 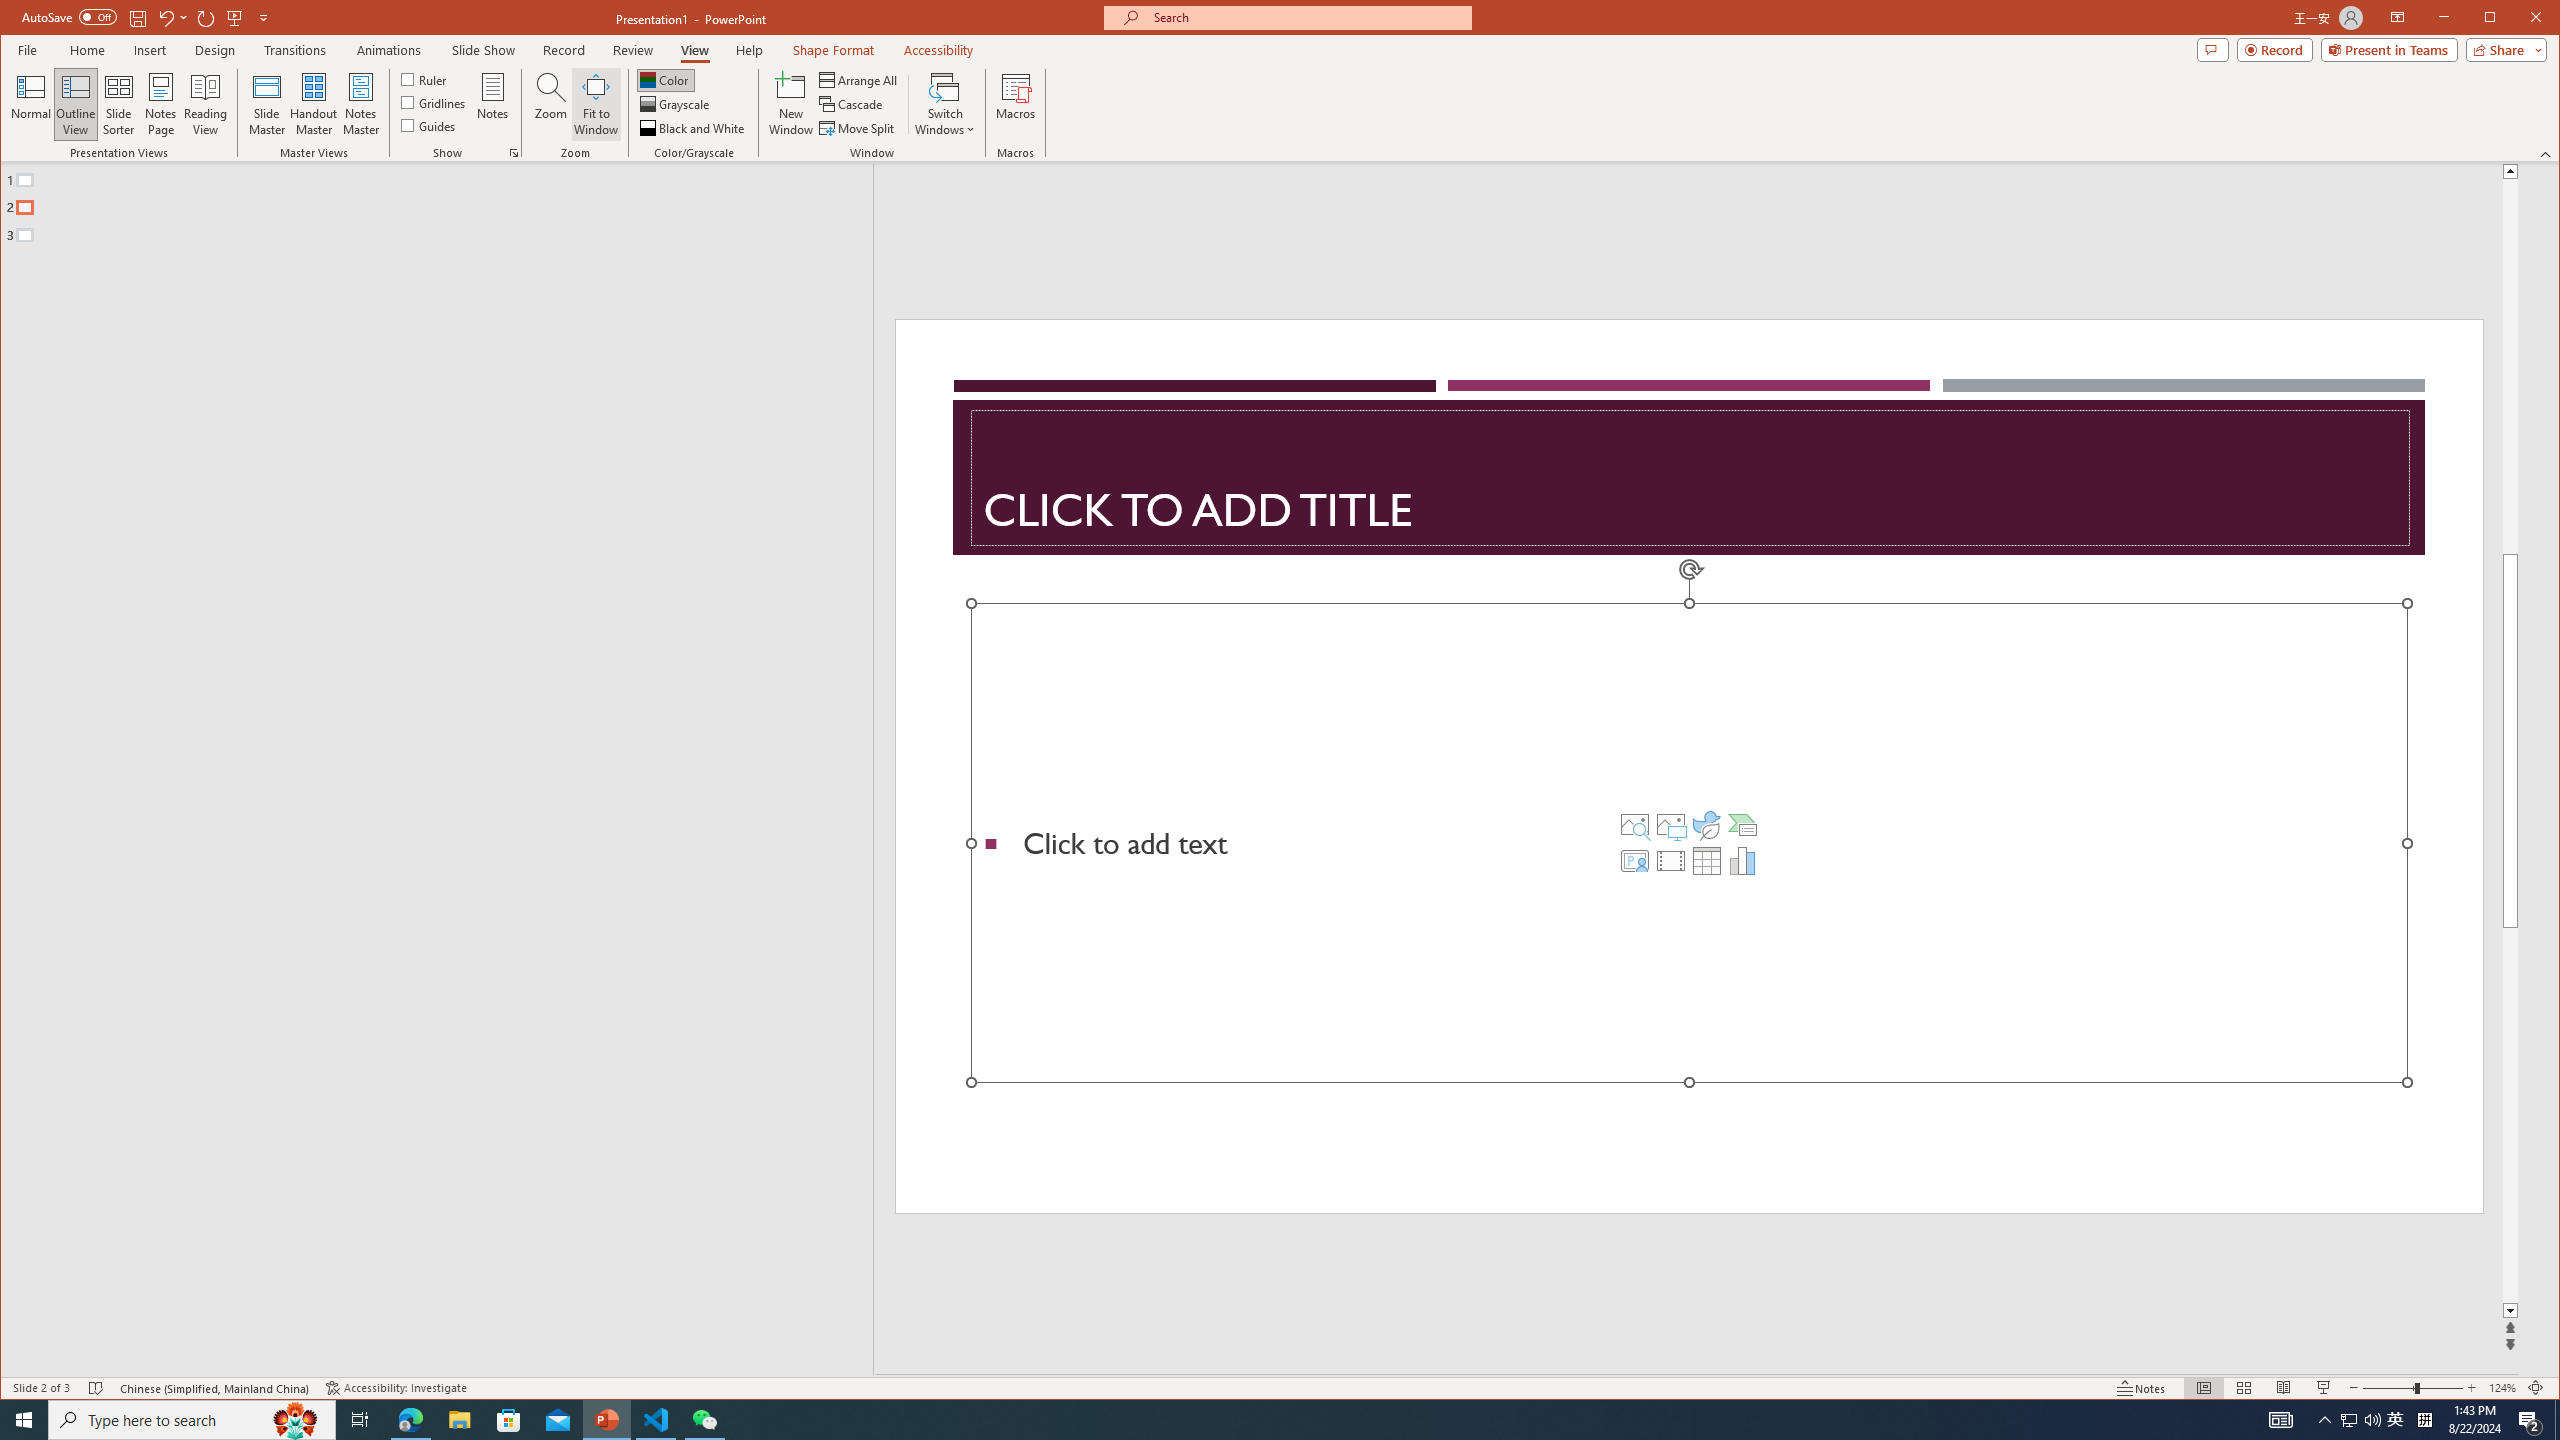 What do you see at coordinates (1707, 824) in the screenshot?
I see `'Insert an Icon'` at bounding box center [1707, 824].